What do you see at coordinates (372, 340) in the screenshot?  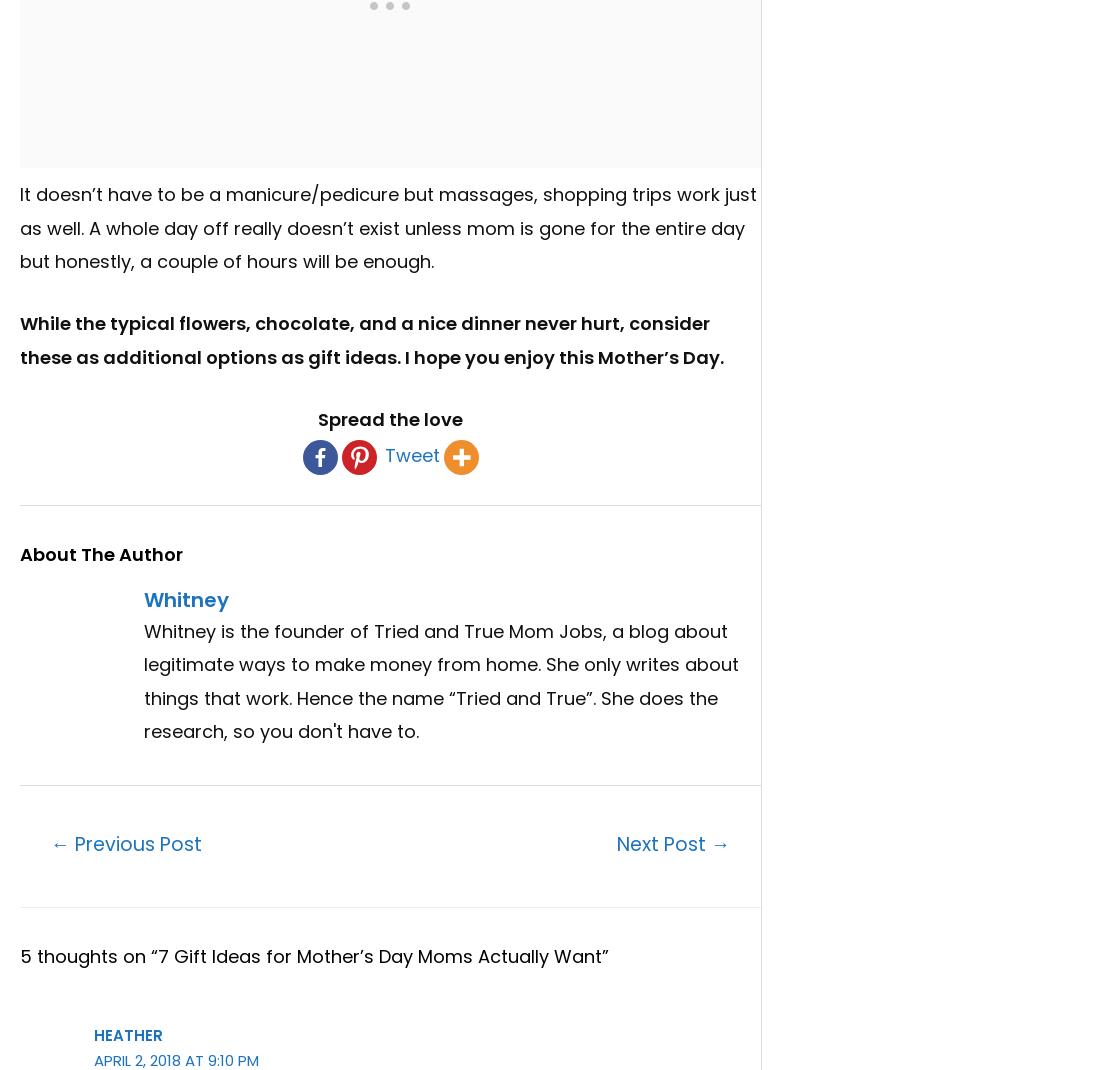 I see `'While the typical flowers, chocolate, and a nice dinner never hurt, consider these as additional options as gift ideas. I hope you enjoy this Mother’s Day.'` at bounding box center [372, 340].